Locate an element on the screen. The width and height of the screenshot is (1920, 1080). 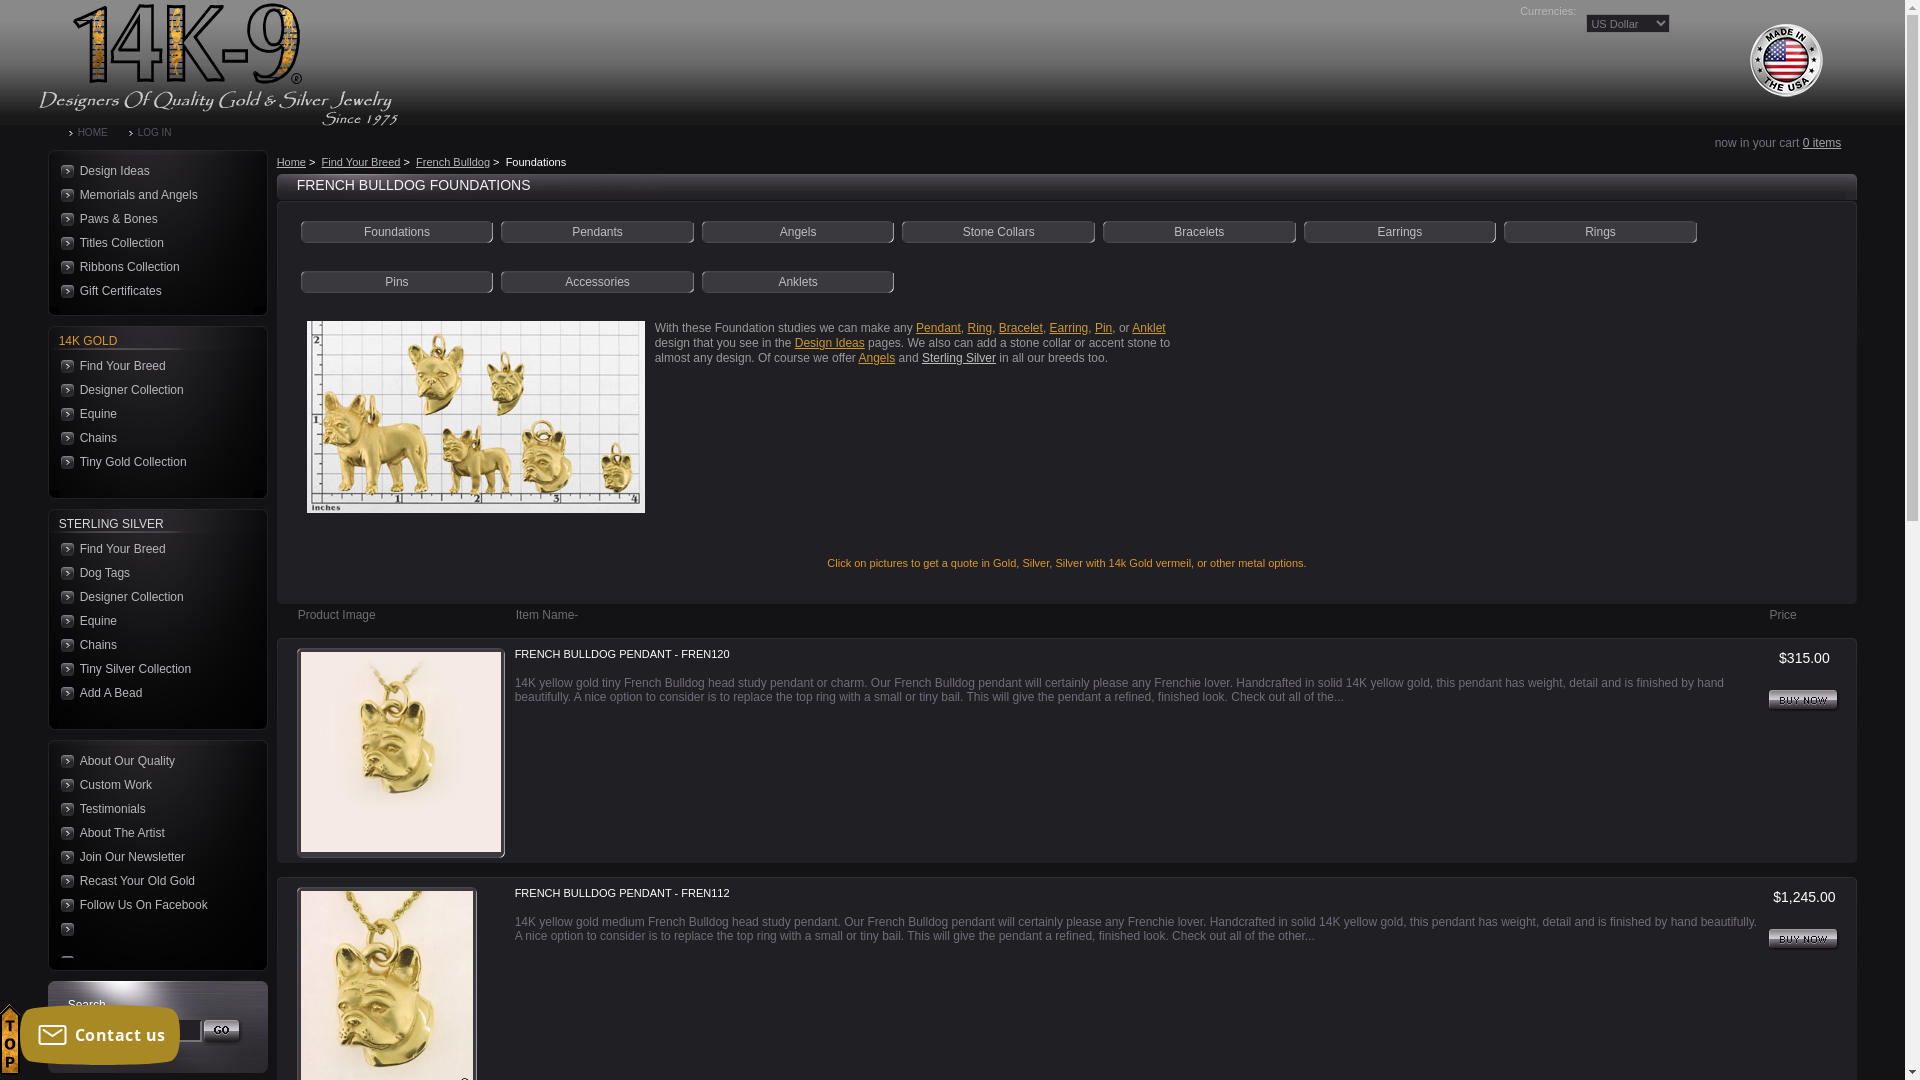
'Follow Us On Facebook' is located at coordinates (151, 905).